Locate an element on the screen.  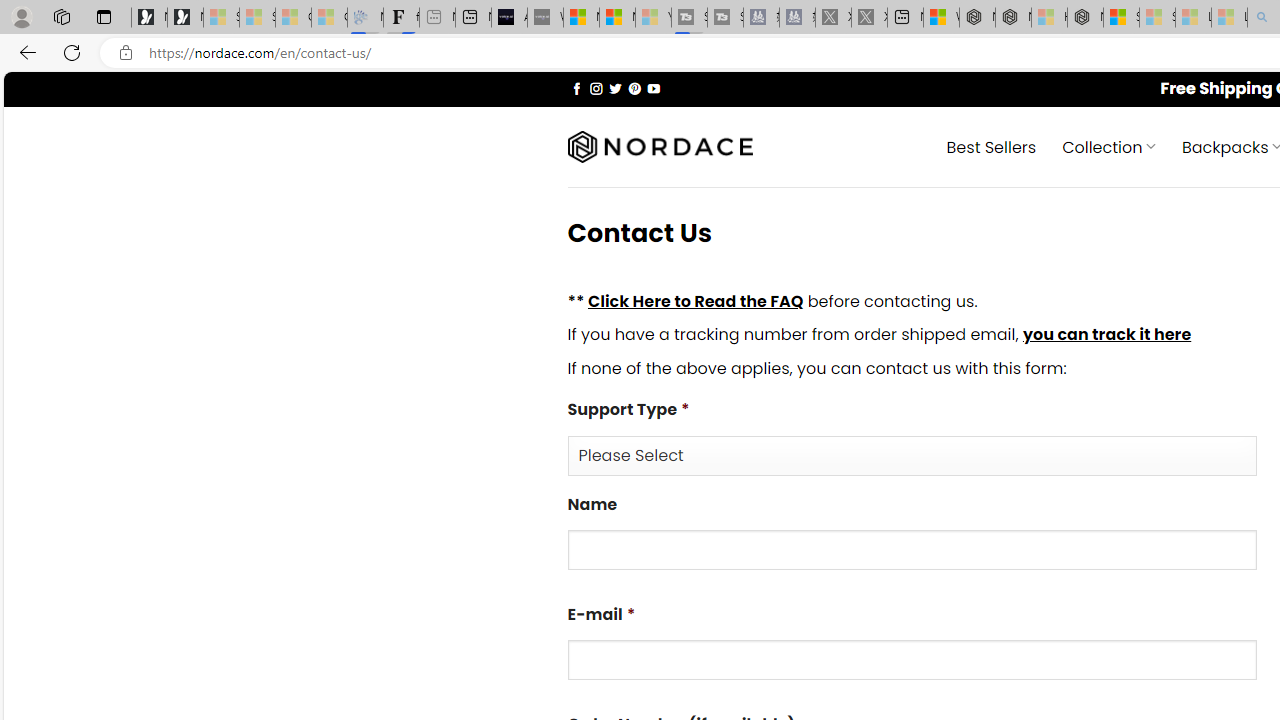
'Click Here to Read the FAQ' is located at coordinates (695, 300).